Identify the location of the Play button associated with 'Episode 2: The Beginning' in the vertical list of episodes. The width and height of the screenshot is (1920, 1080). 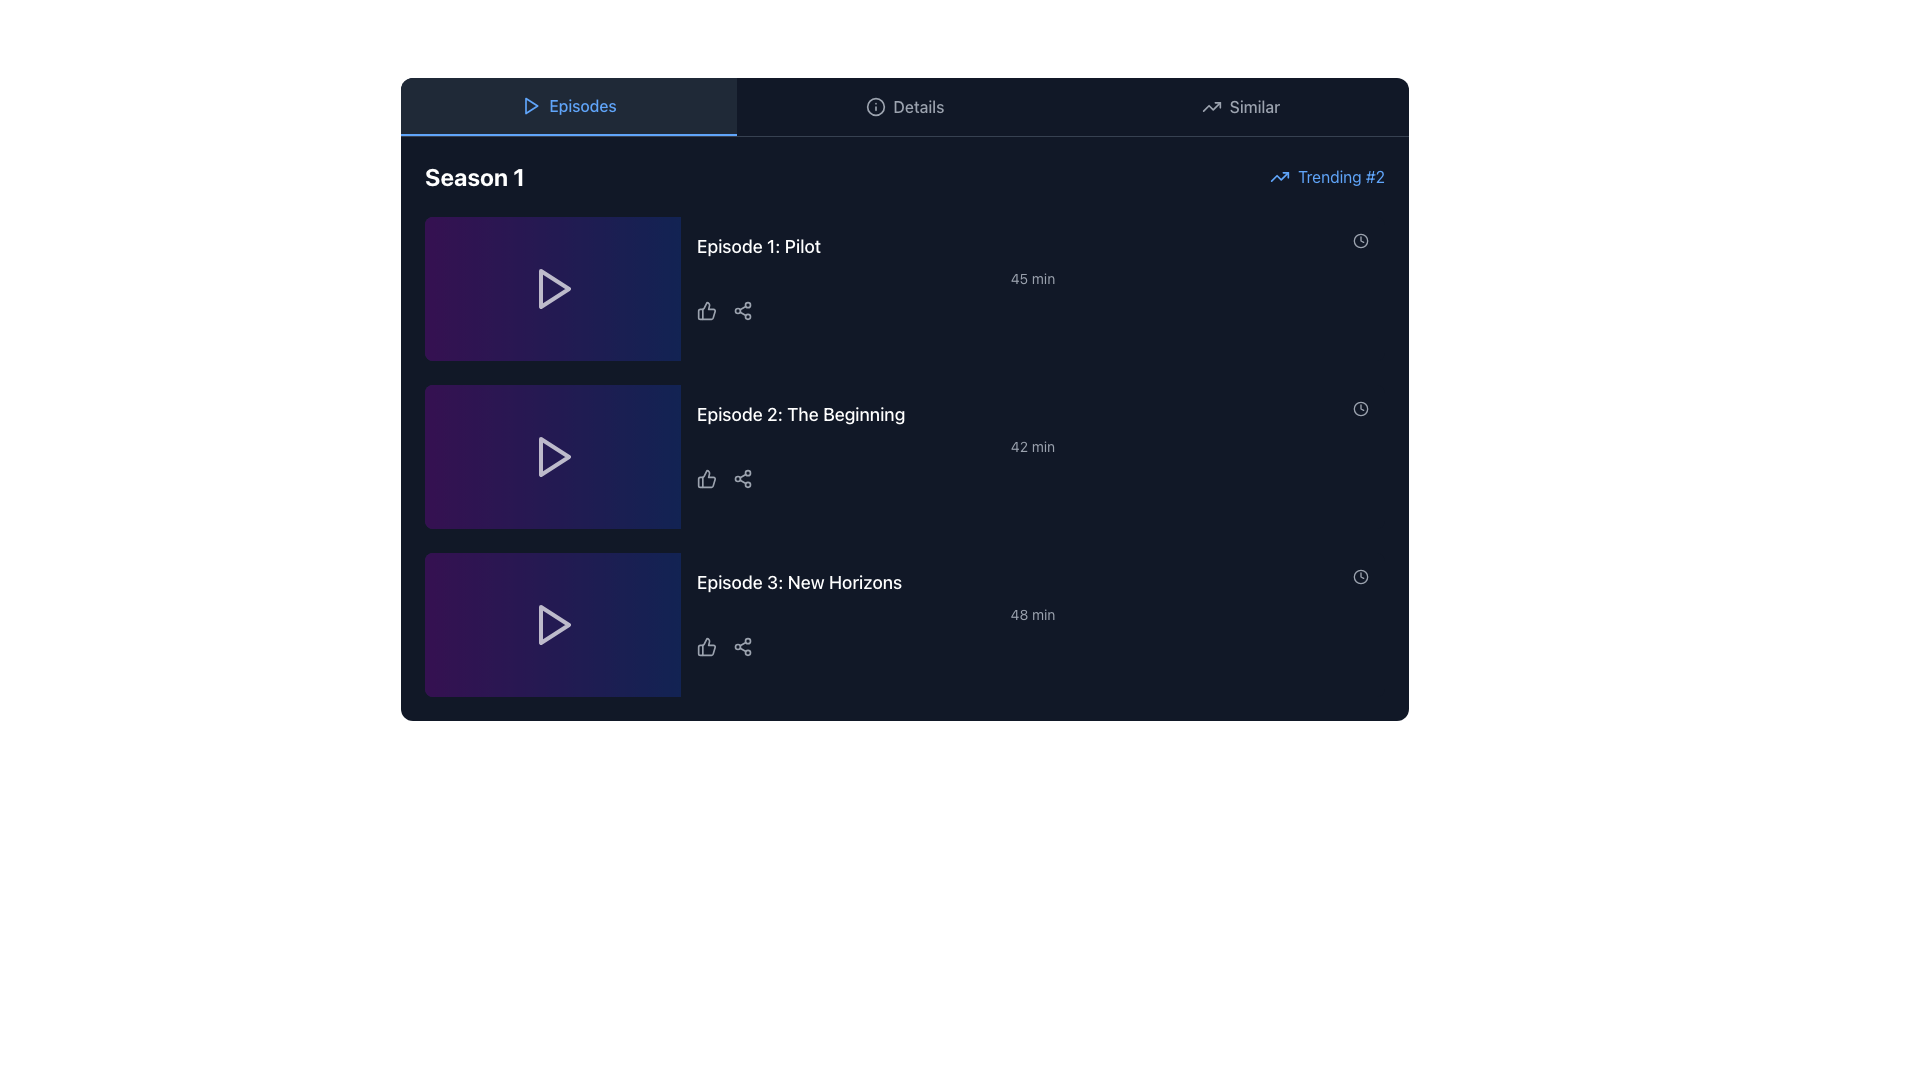
(552, 456).